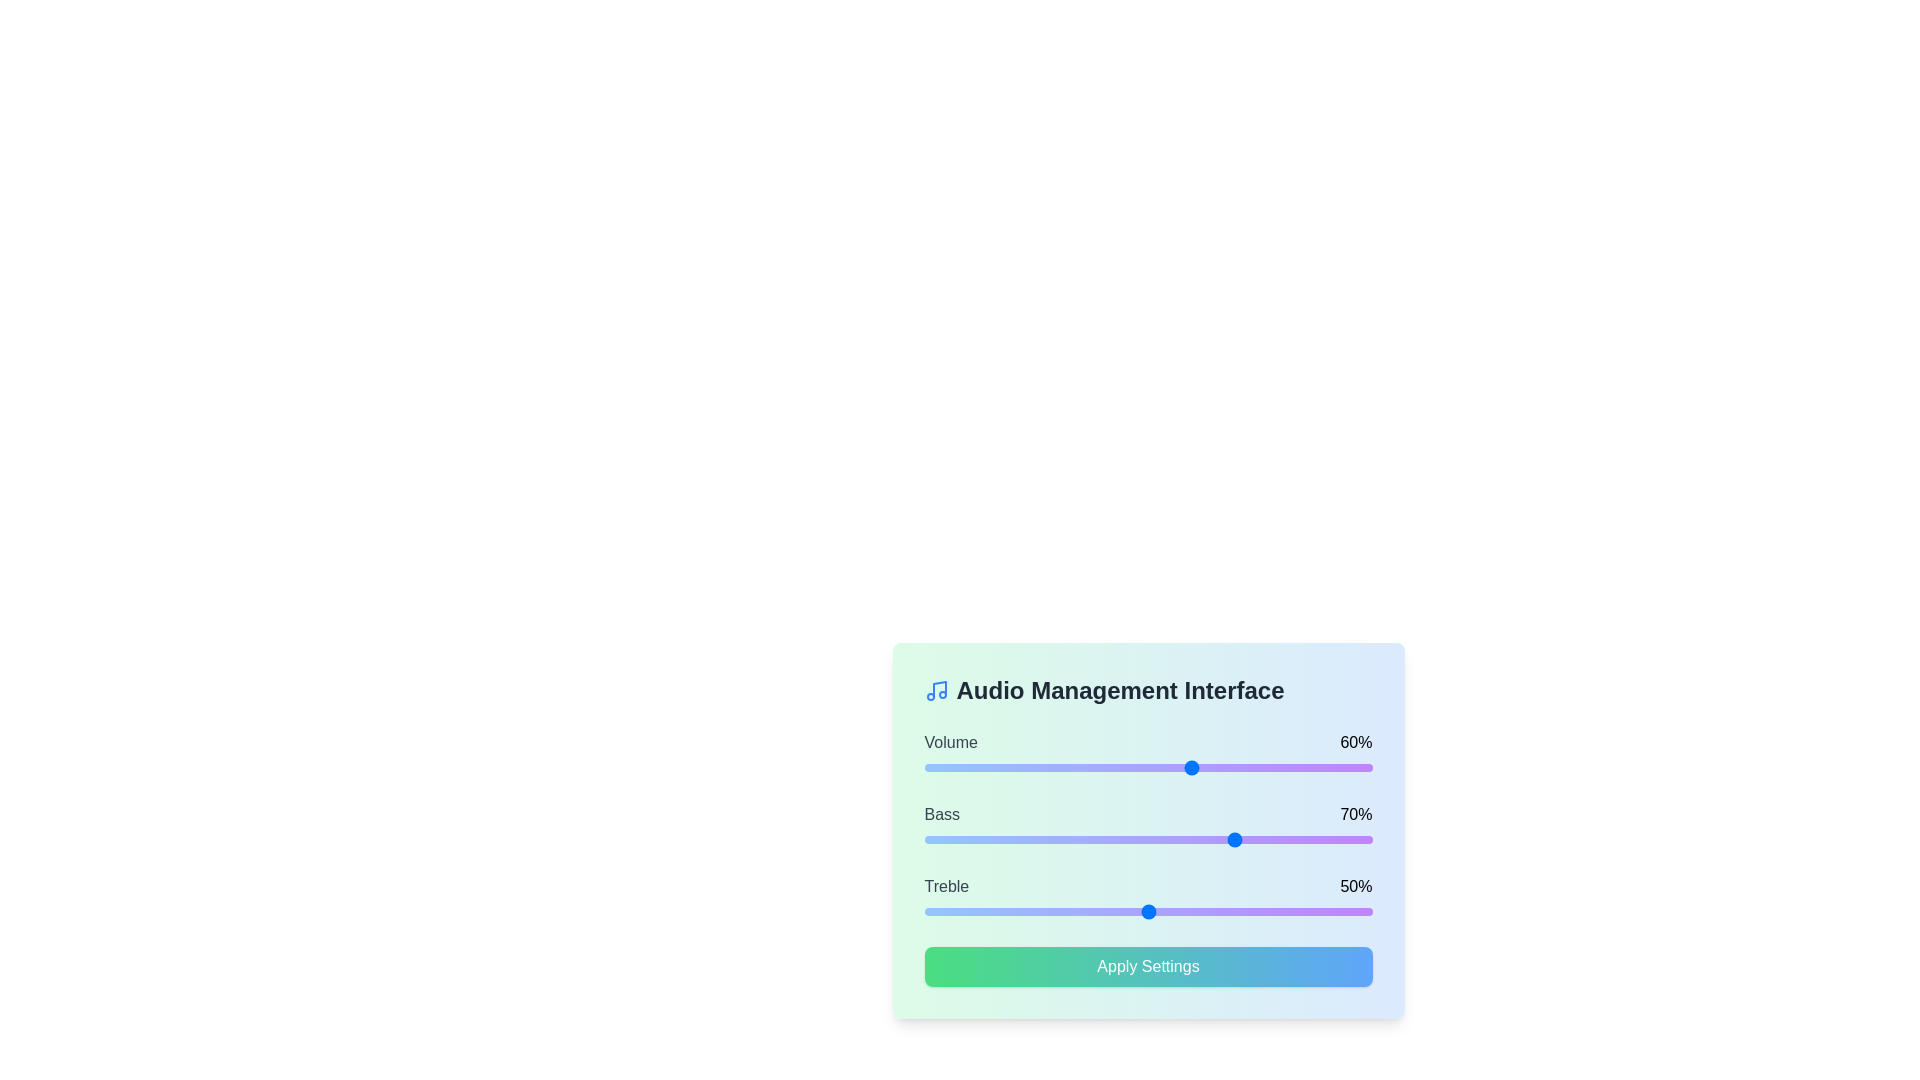 The width and height of the screenshot is (1920, 1080). I want to click on the treble level, so click(987, 911).